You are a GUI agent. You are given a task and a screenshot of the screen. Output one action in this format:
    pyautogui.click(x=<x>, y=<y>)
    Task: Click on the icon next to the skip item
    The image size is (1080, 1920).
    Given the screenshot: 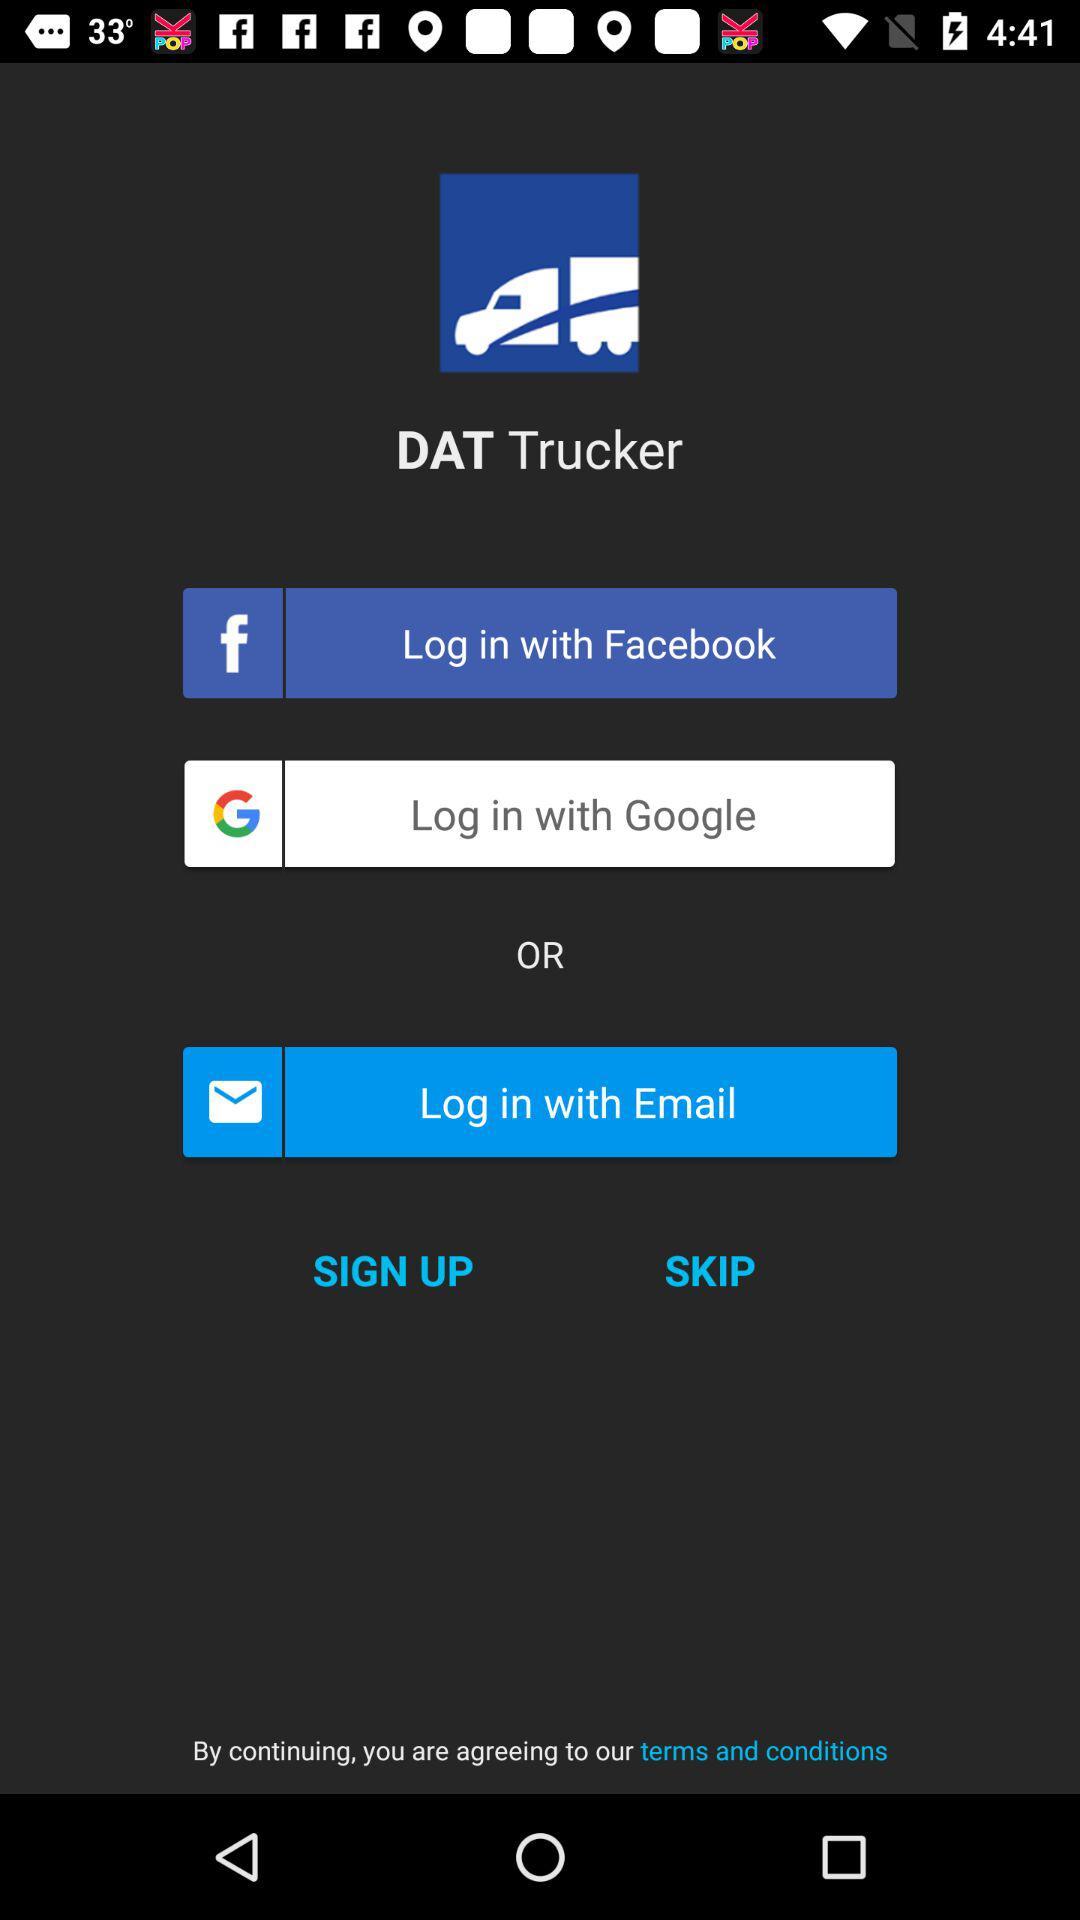 What is the action you would take?
    pyautogui.click(x=393, y=1269)
    